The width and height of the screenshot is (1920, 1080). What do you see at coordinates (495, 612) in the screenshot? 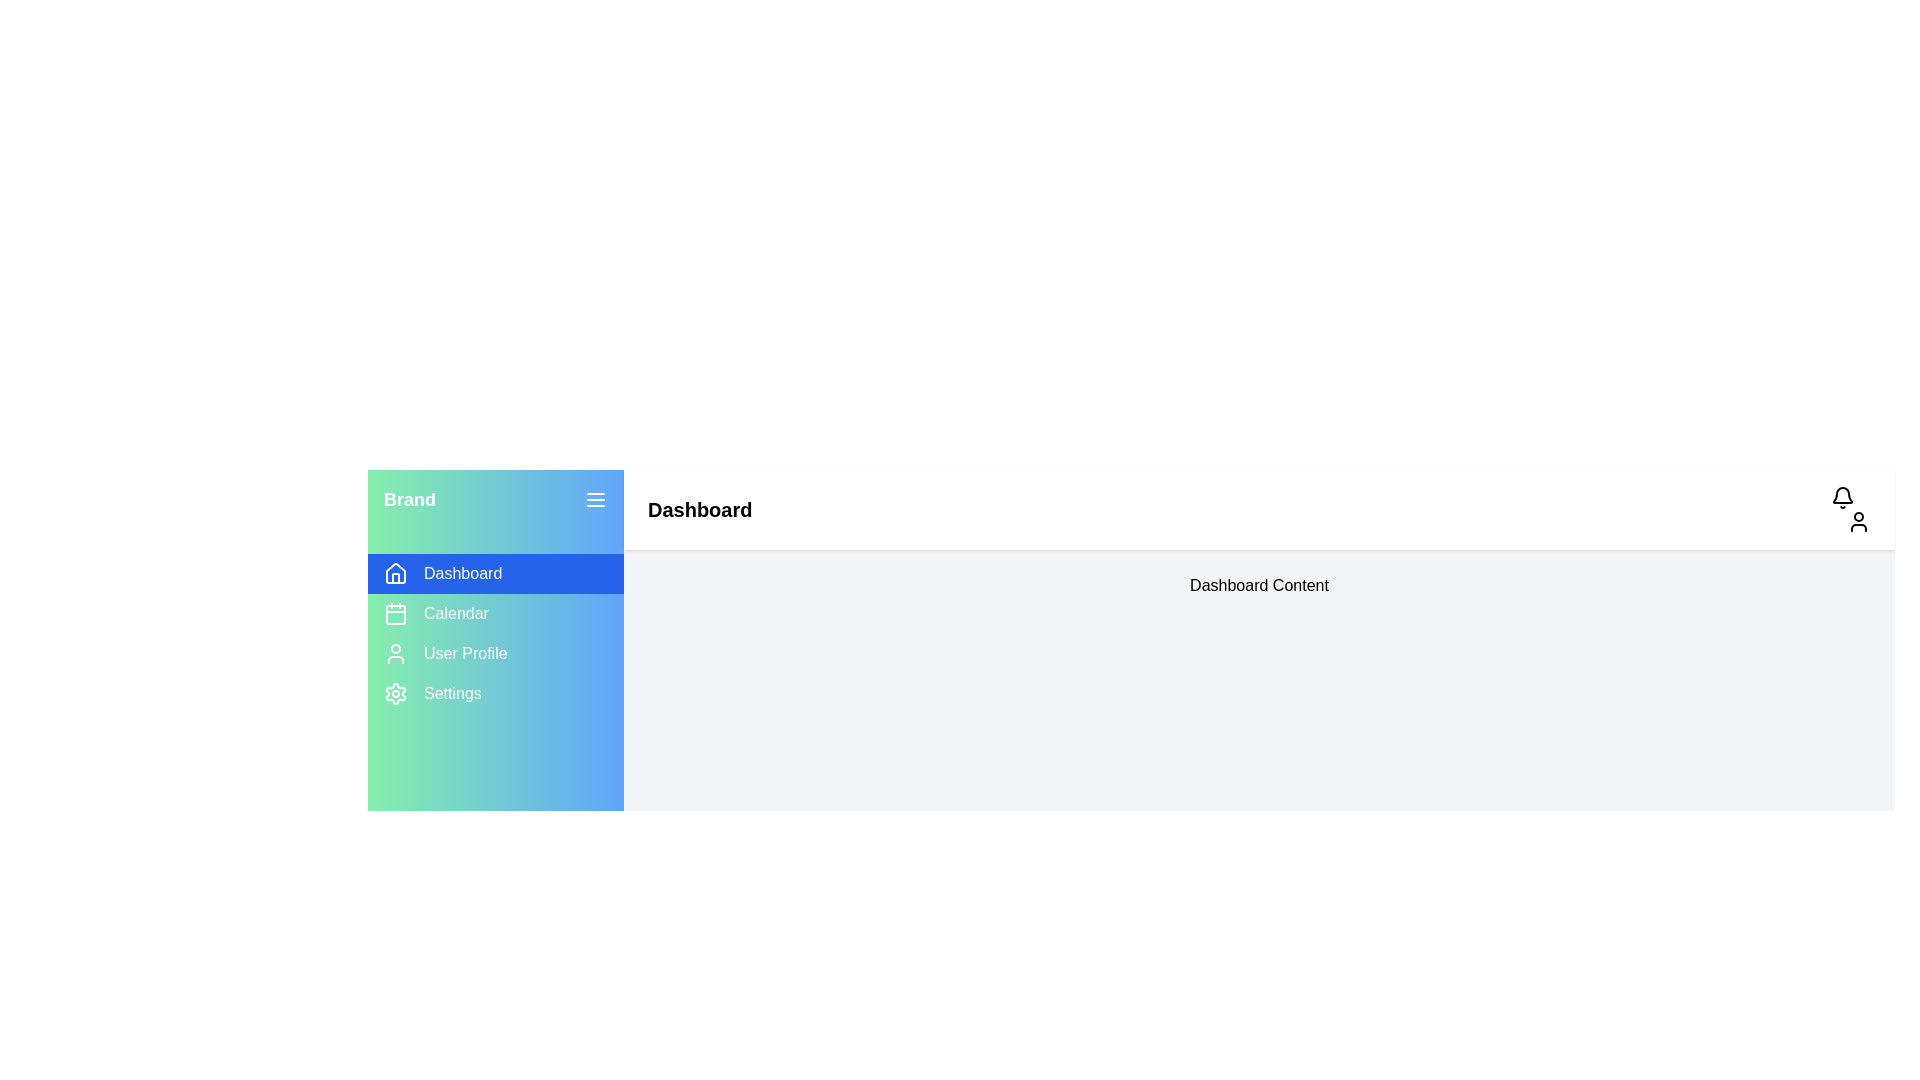
I see `the 'Calendar' button located in the vertical menu on the left side of the interface, positioned below 'Dashboard' and above 'User Profile'` at bounding box center [495, 612].